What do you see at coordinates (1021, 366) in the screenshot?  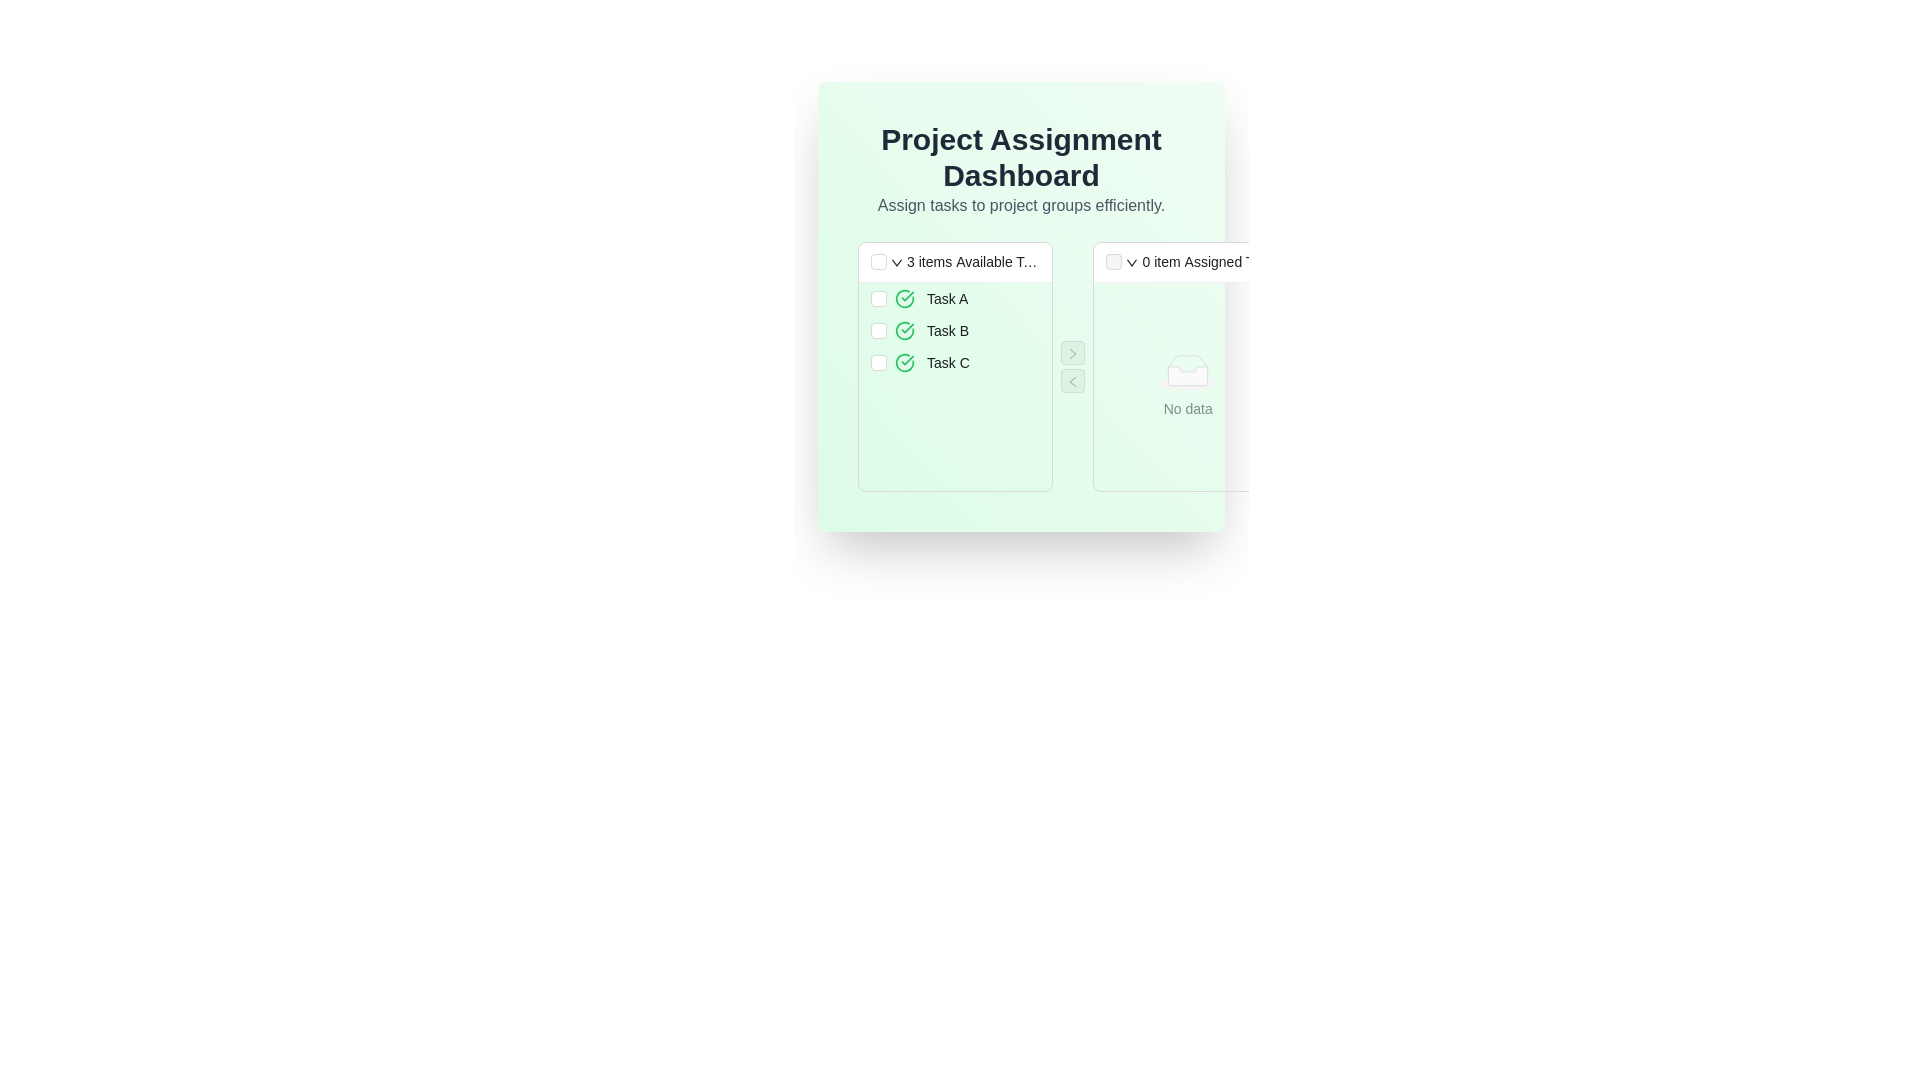 I see `the checkbox in the 'Available Tasks' pane on the left side of the task transfer interface` at bounding box center [1021, 366].